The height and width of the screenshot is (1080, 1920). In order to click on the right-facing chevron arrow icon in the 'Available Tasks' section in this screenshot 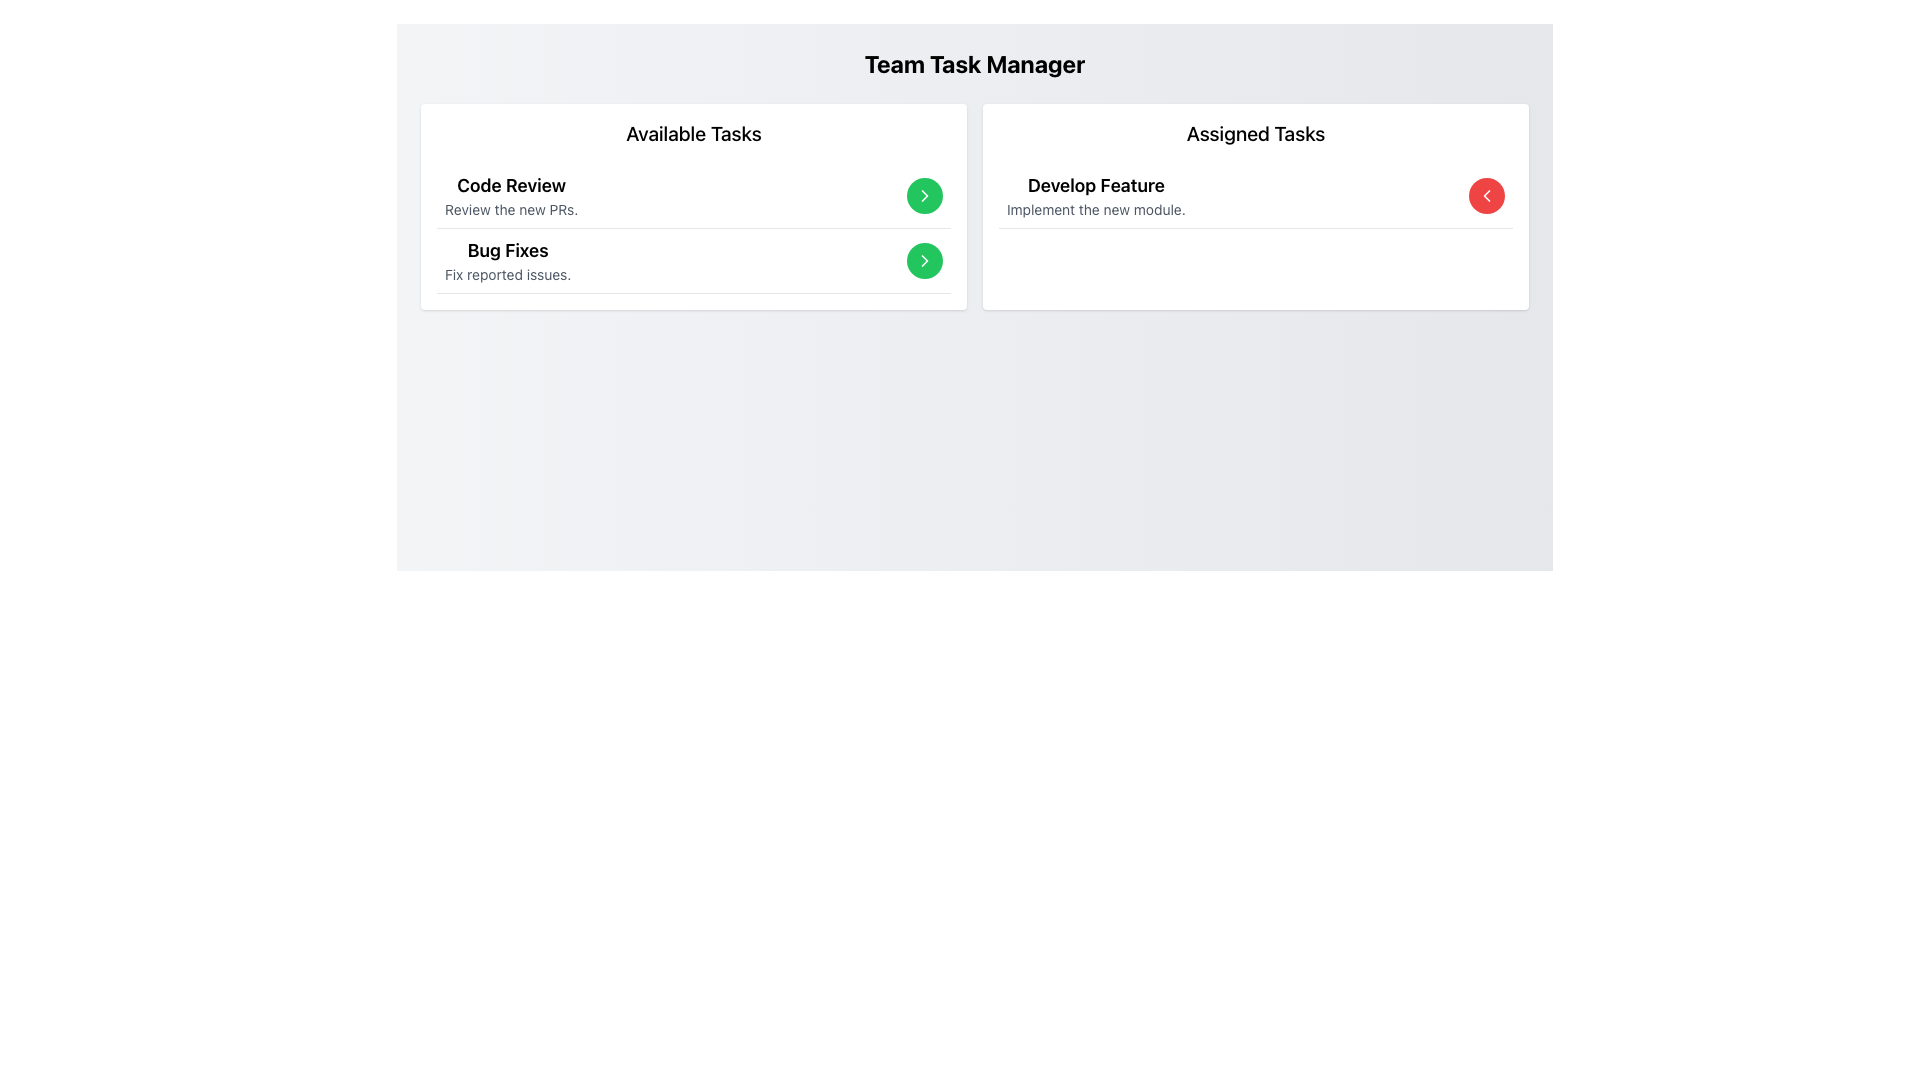, I will do `click(924, 196)`.